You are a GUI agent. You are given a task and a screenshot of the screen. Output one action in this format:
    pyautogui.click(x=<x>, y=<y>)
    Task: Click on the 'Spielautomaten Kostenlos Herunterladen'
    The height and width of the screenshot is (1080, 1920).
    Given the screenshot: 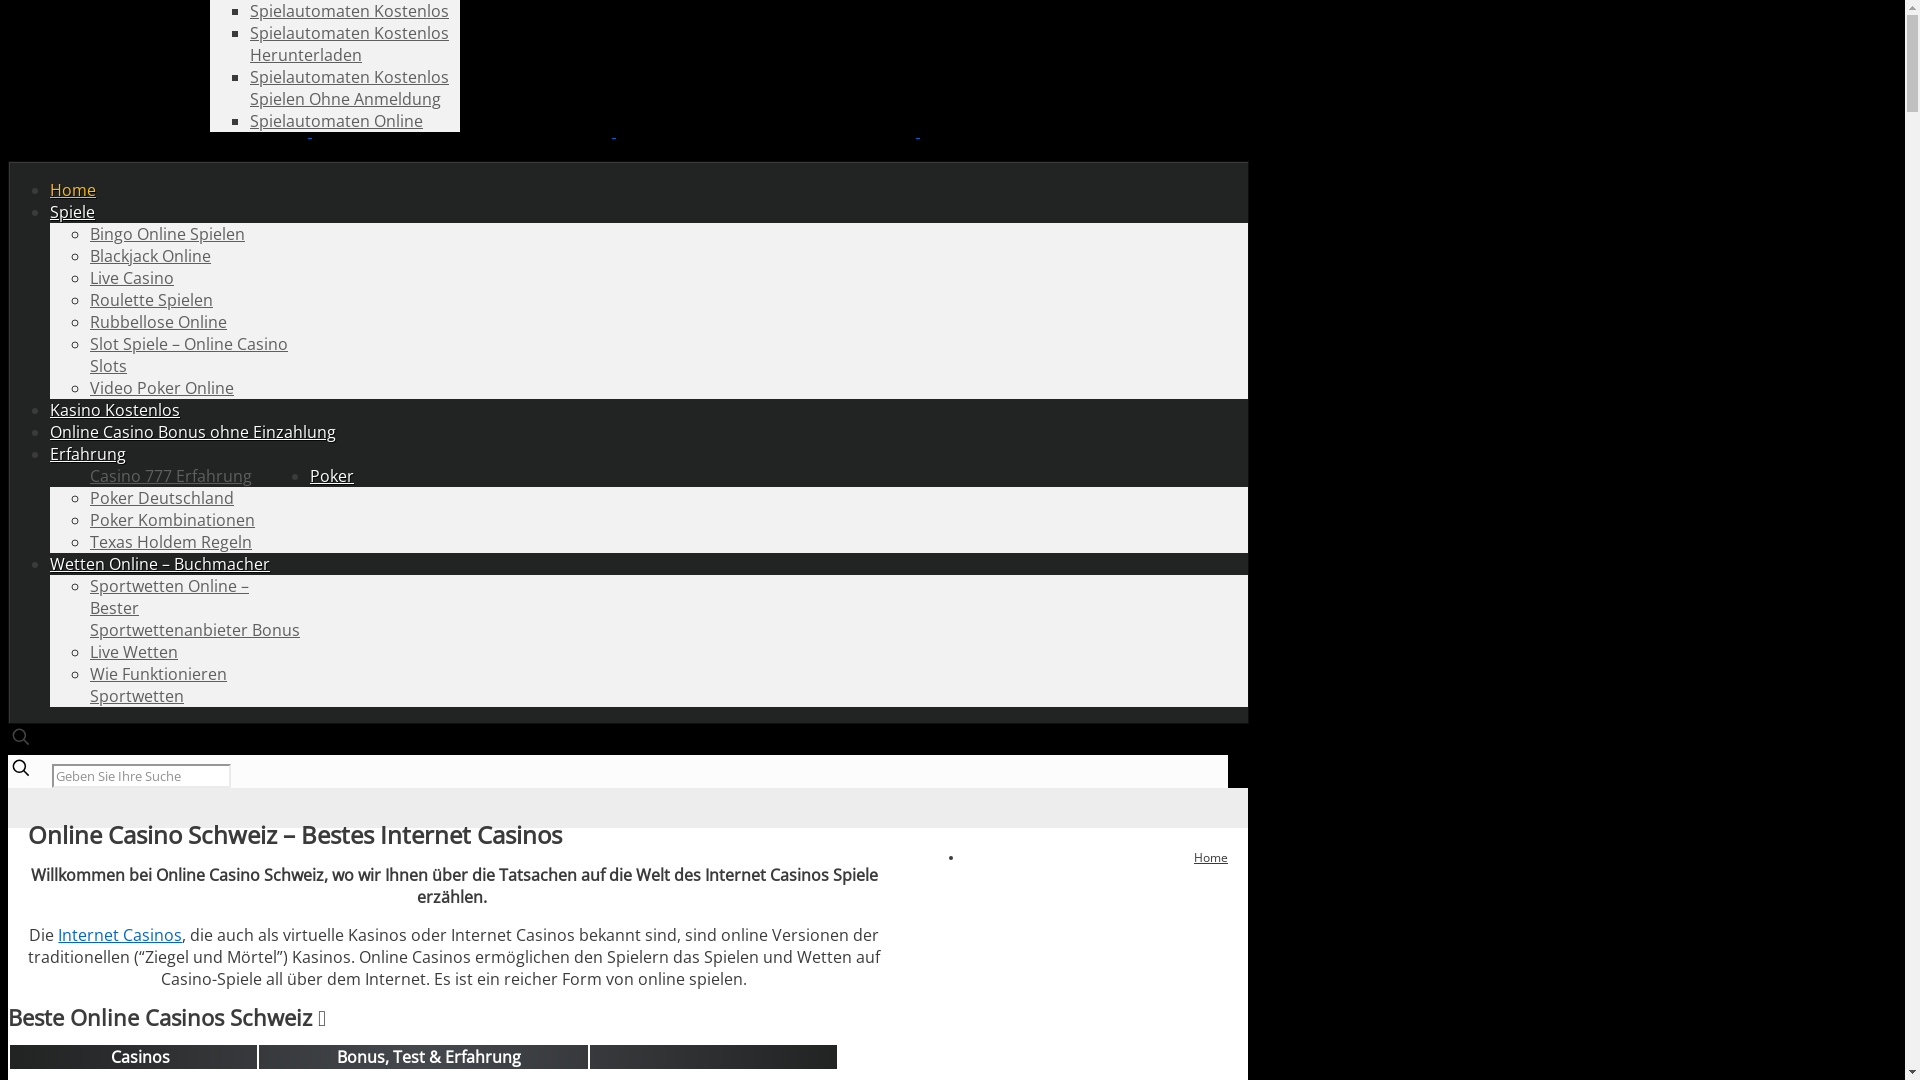 What is the action you would take?
    pyautogui.click(x=248, y=43)
    